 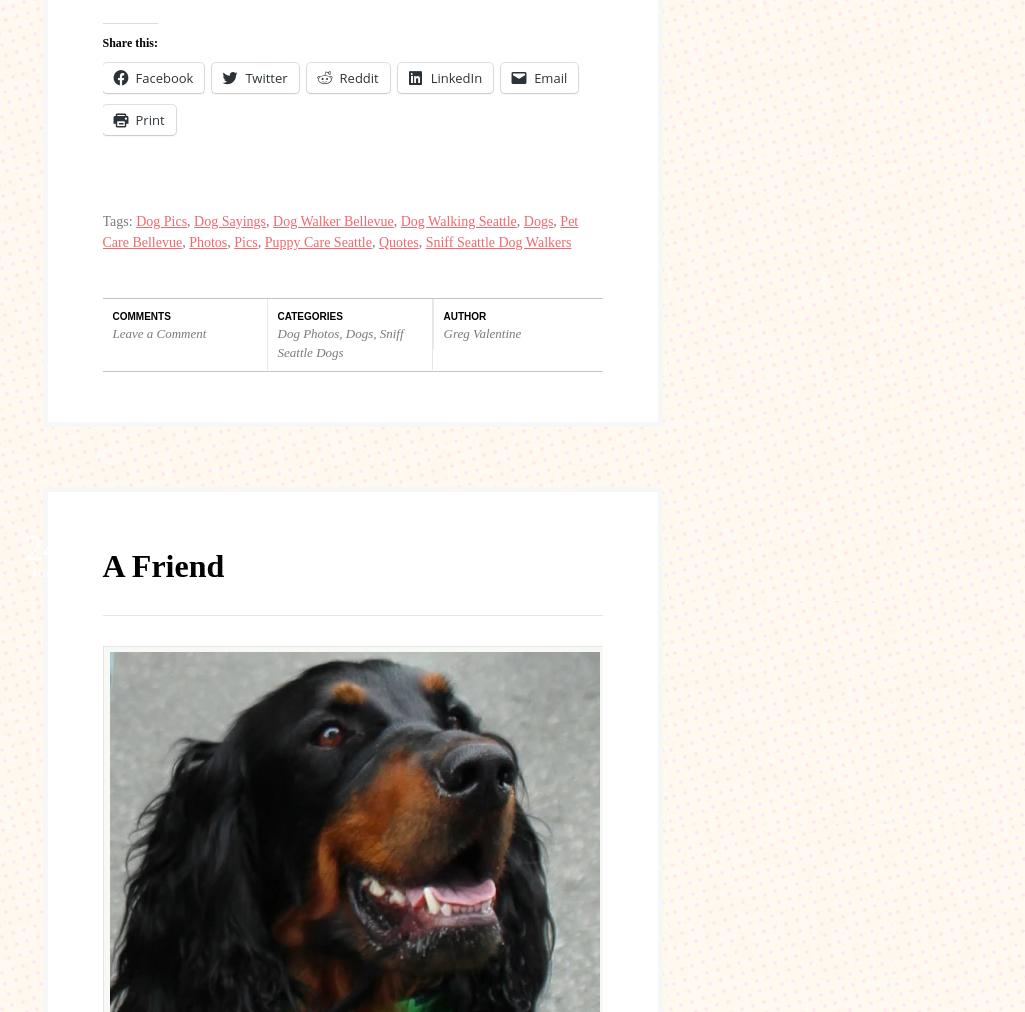 What do you see at coordinates (119, 220) in the screenshot?
I see `'Tags:'` at bounding box center [119, 220].